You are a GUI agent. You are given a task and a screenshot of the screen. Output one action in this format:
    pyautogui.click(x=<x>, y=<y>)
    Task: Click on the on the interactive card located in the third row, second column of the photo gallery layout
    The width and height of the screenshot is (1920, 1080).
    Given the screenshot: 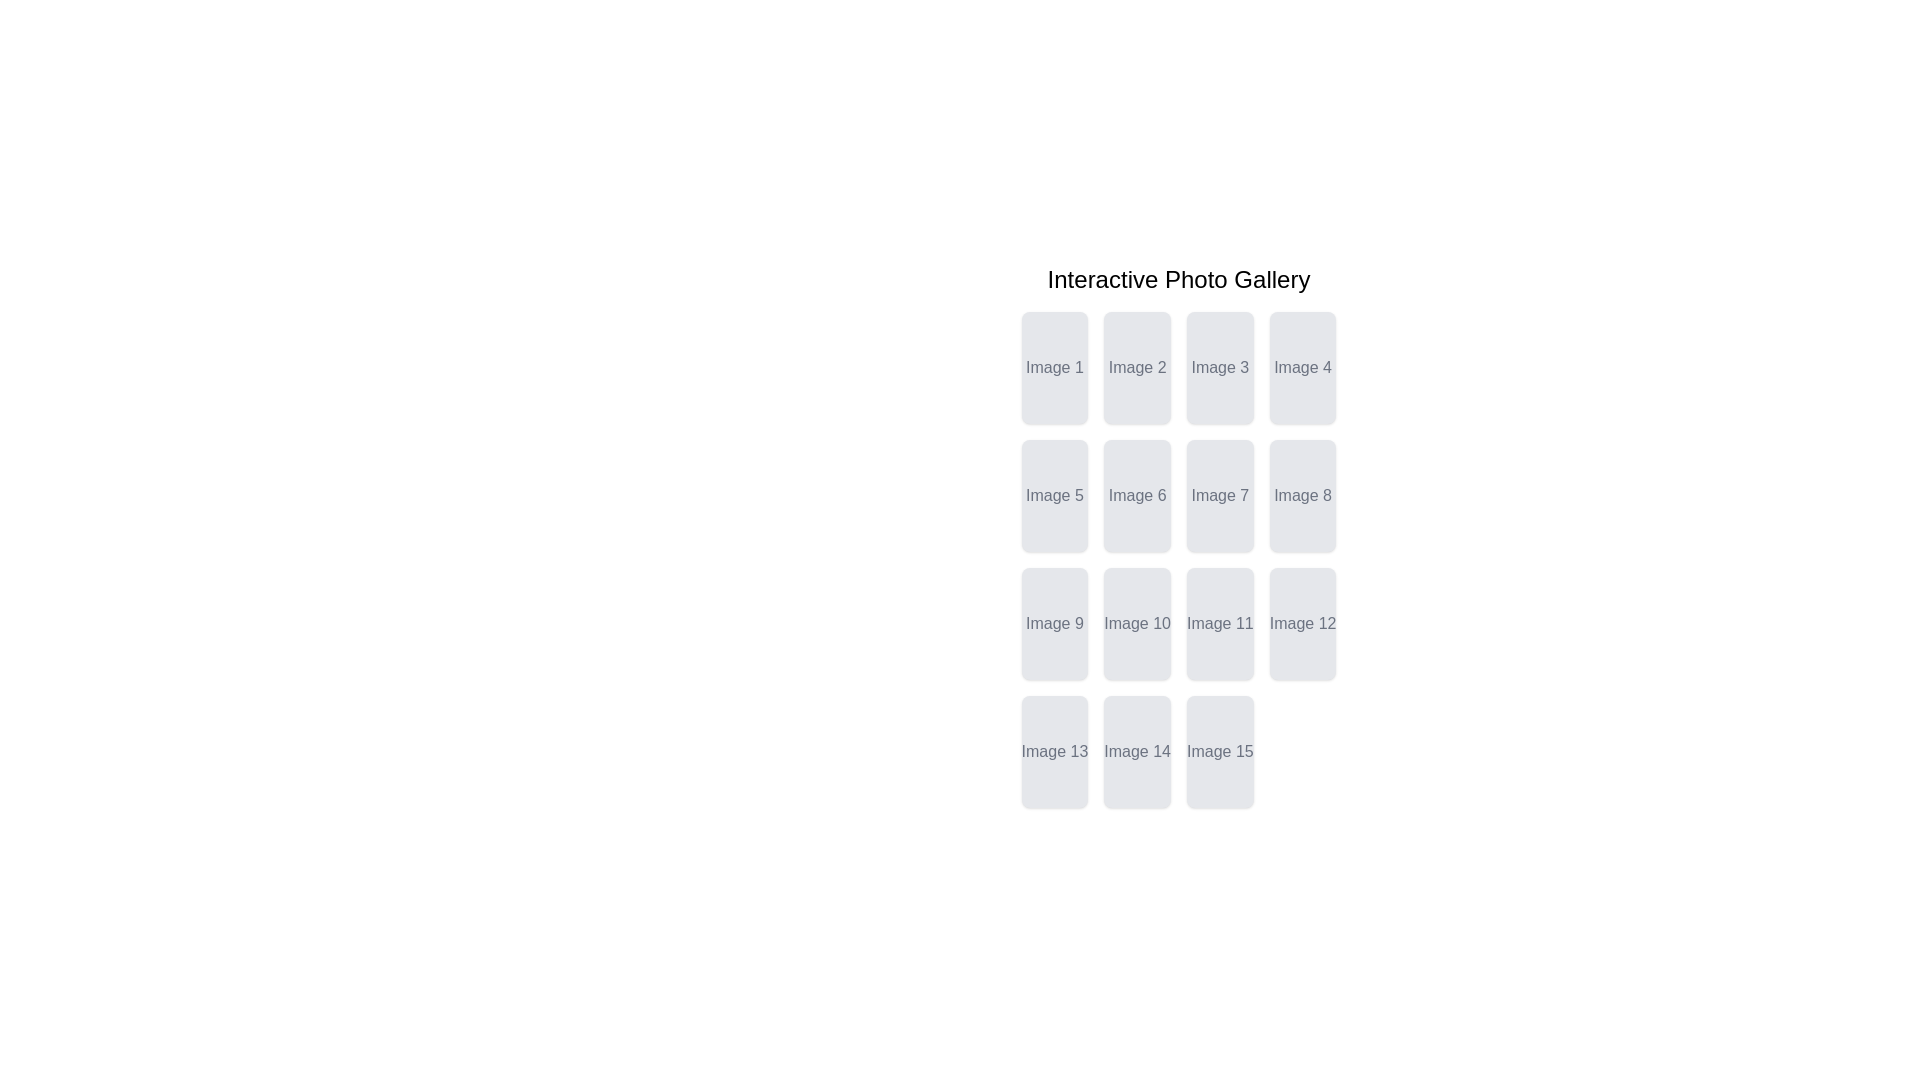 What is the action you would take?
    pyautogui.click(x=1219, y=623)
    